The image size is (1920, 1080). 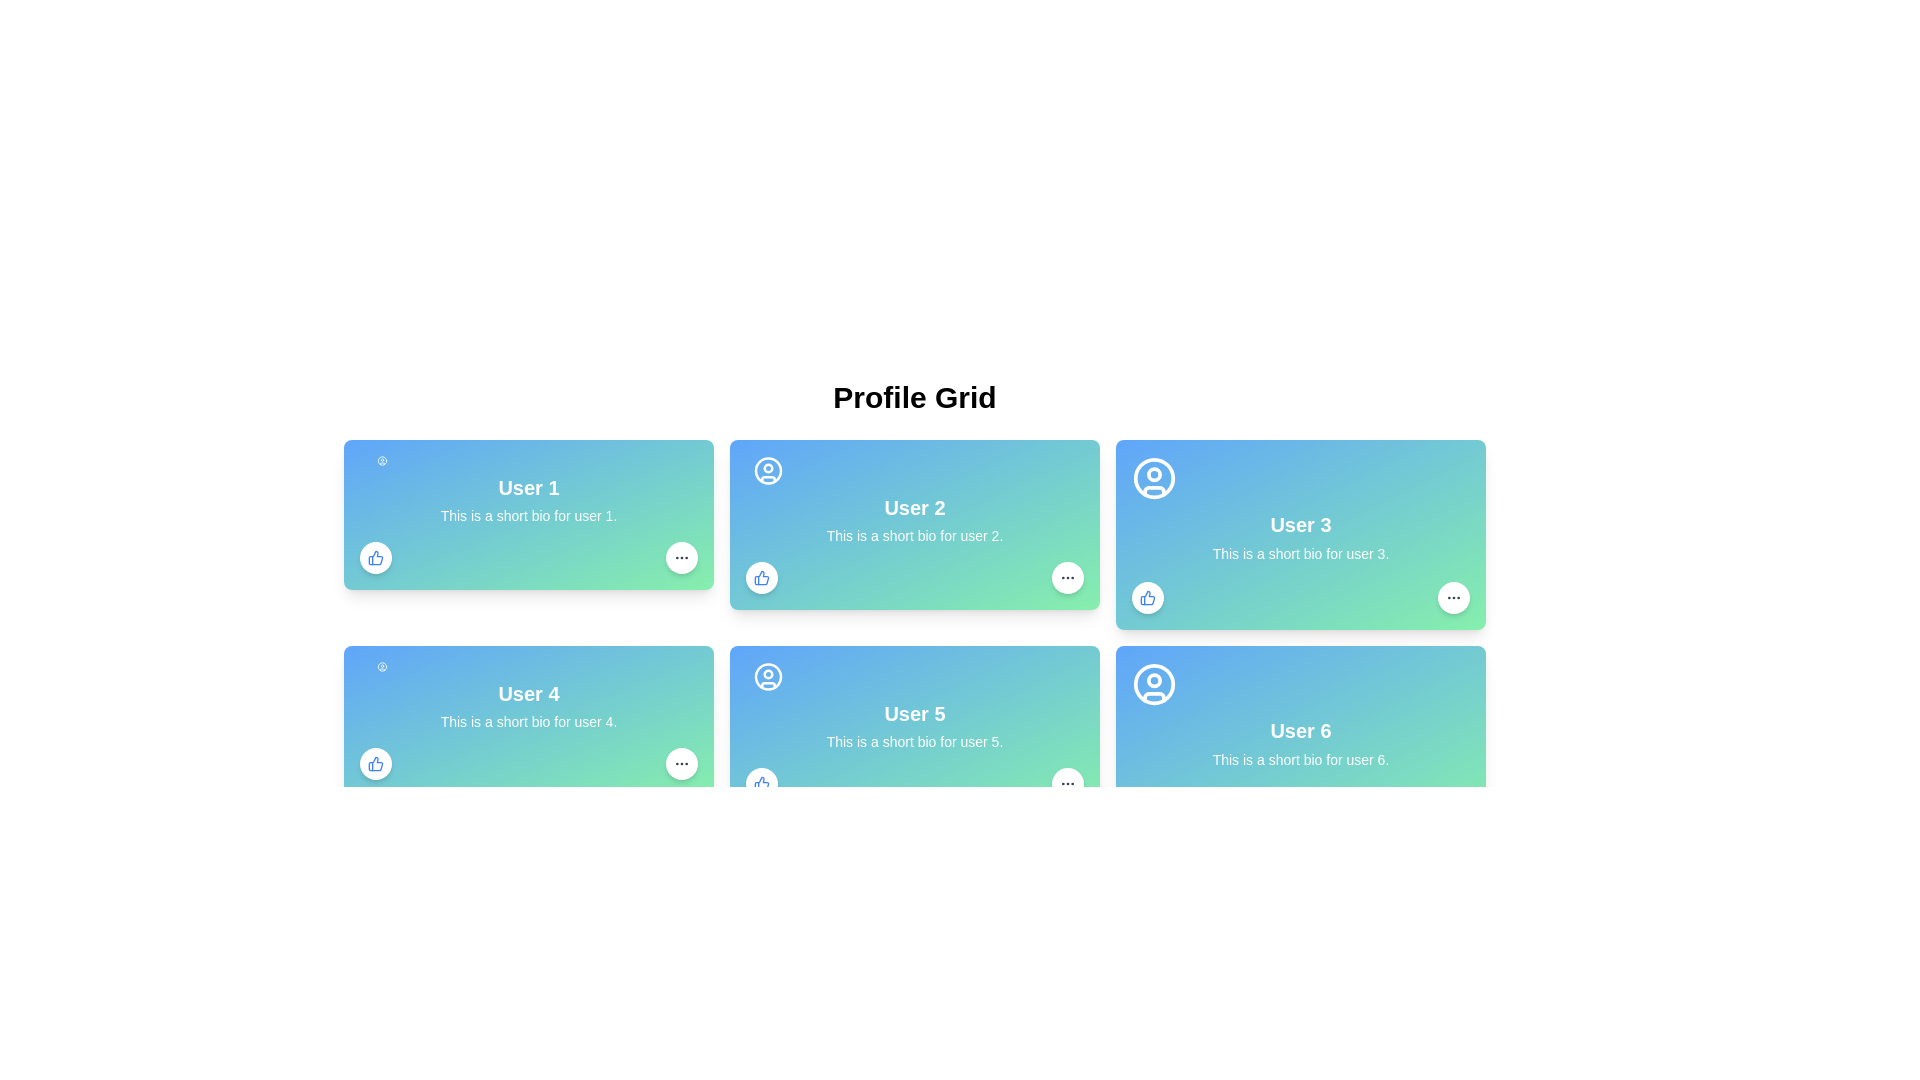 What do you see at coordinates (767, 676) in the screenshot?
I see `the decorative circle of the user profile icon associated with 'User 5' located in the third row, second column of the grid layout` at bounding box center [767, 676].